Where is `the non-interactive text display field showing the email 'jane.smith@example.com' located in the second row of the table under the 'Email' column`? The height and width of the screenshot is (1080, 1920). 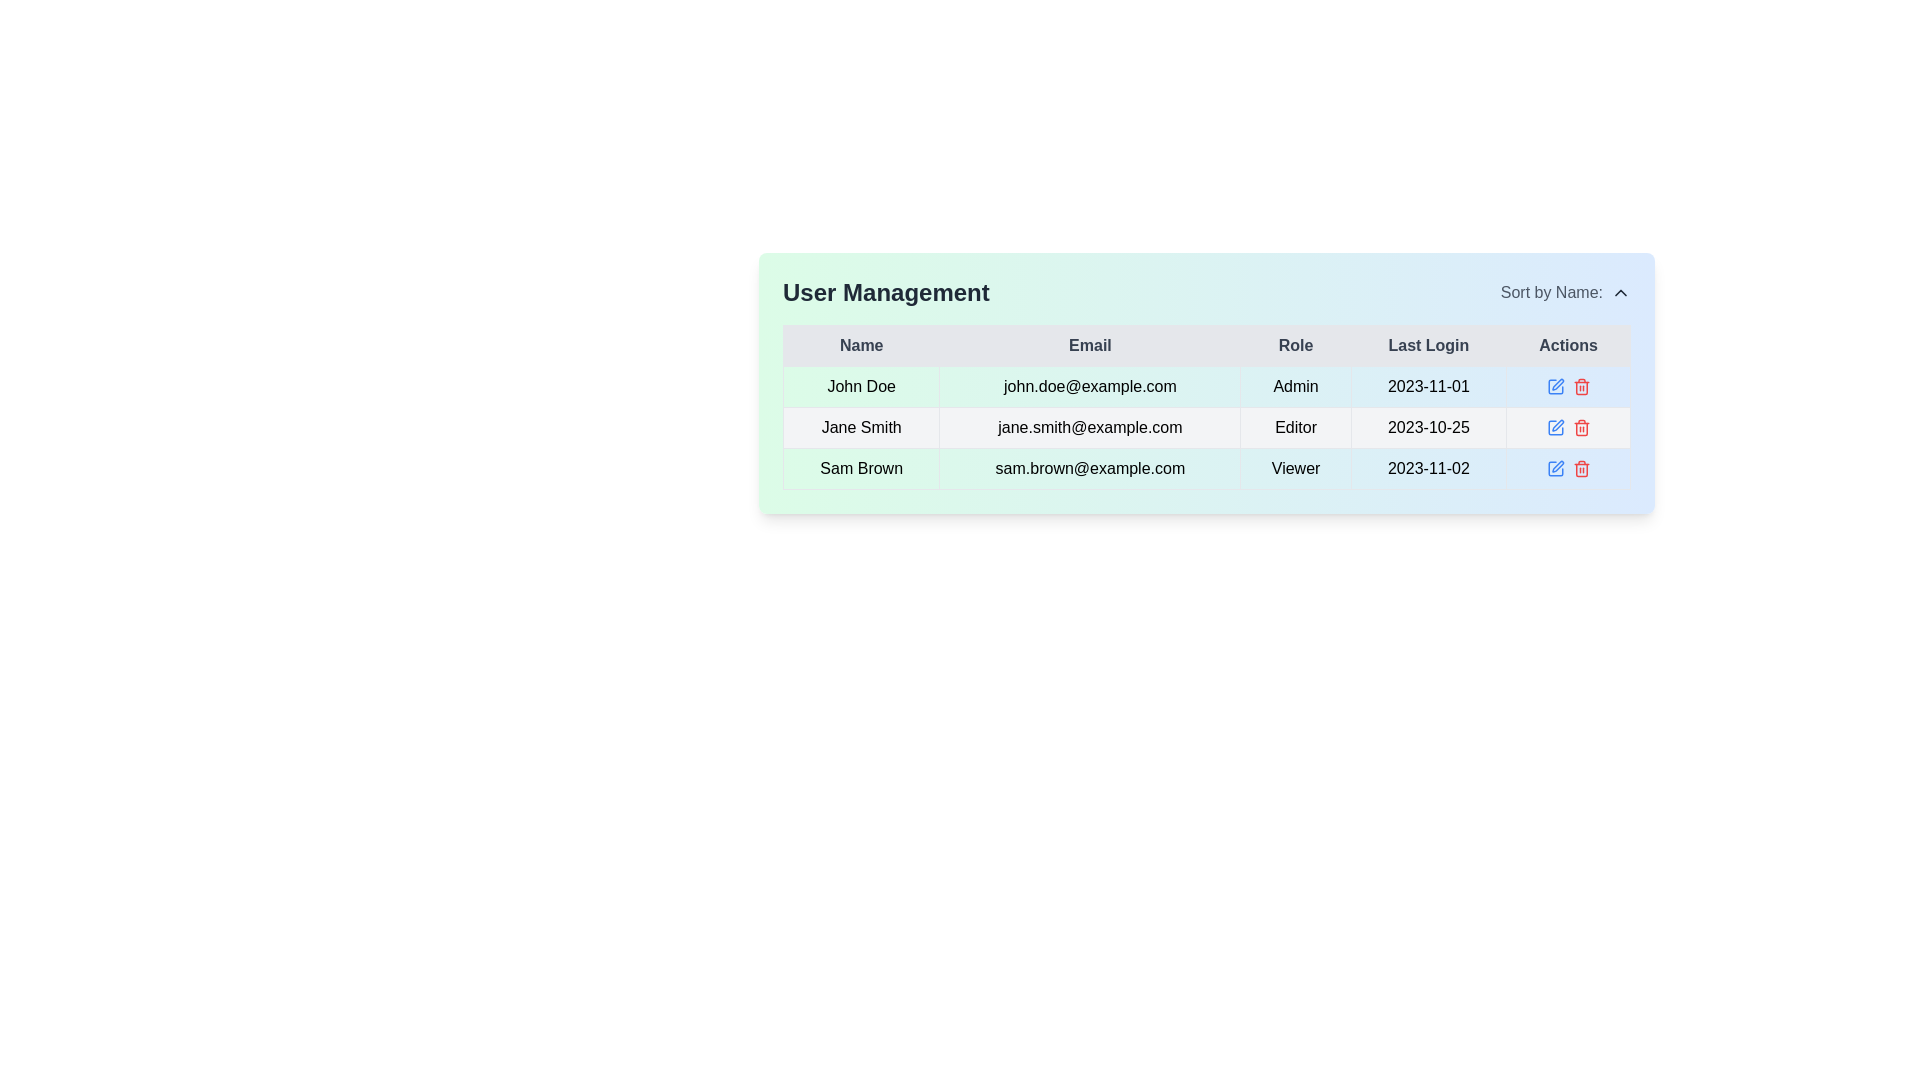
the non-interactive text display field showing the email 'jane.smith@example.com' located in the second row of the table under the 'Email' column is located at coordinates (1089, 427).